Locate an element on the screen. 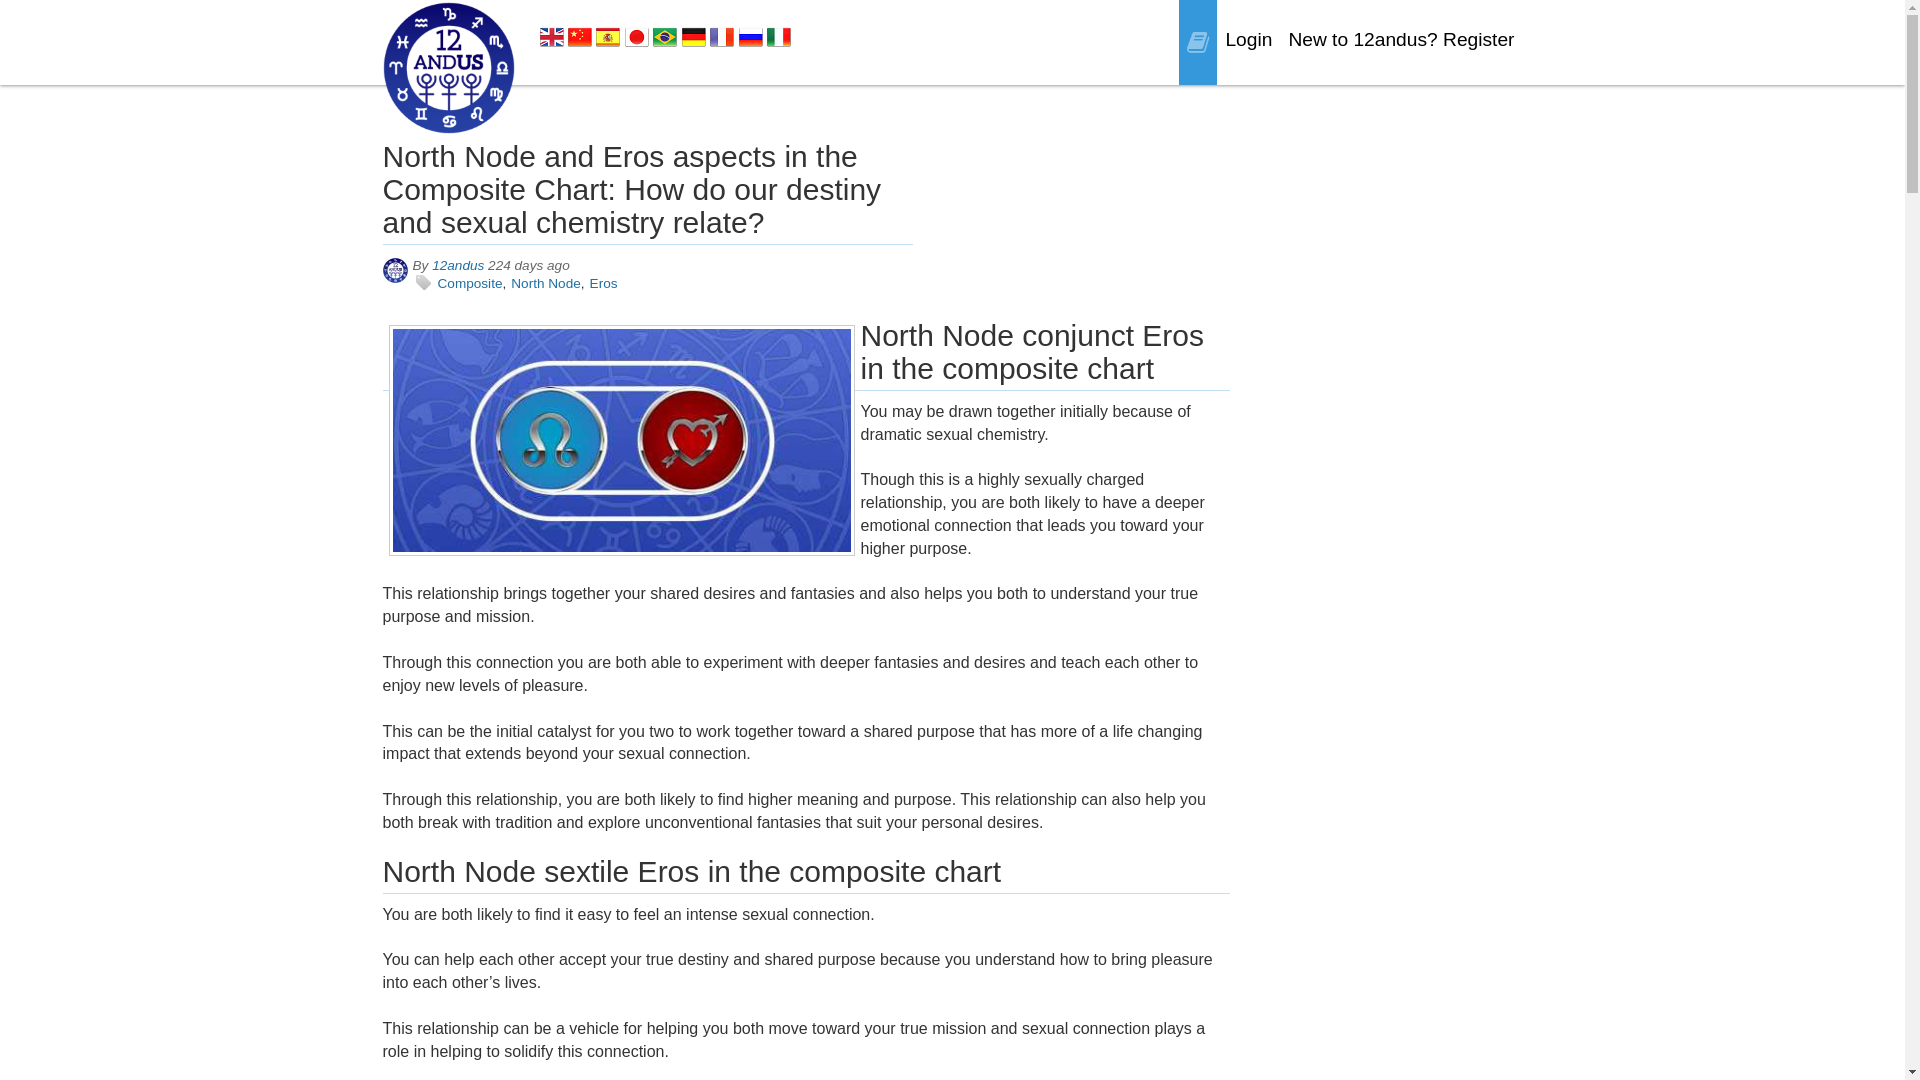 This screenshot has height=1080, width=1920. 'Italian' is located at coordinates (766, 37).